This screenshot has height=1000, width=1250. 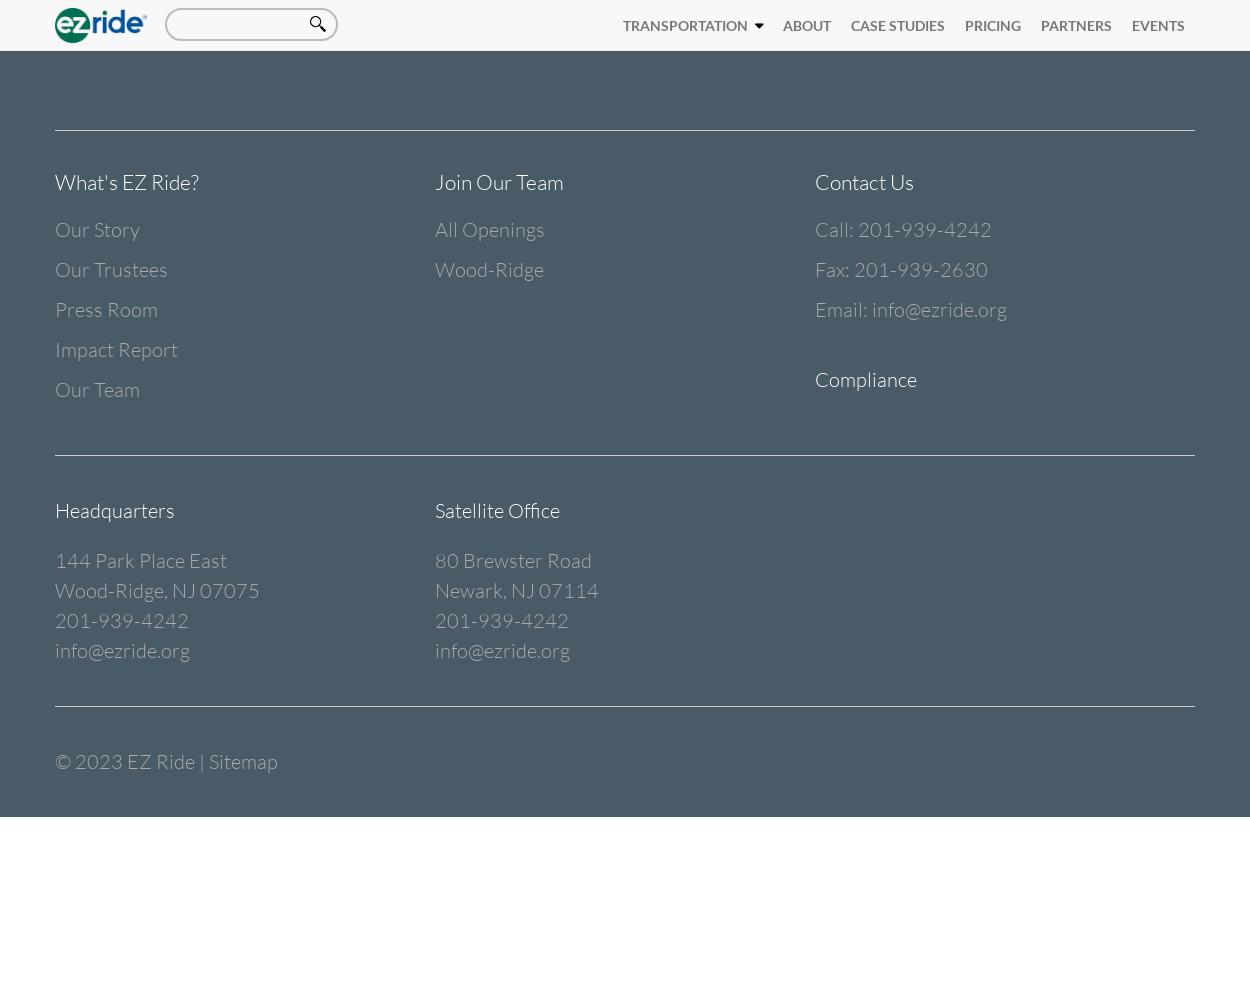 What do you see at coordinates (96, 228) in the screenshot?
I see `'Our Story'` at bounding box center [96, 228].